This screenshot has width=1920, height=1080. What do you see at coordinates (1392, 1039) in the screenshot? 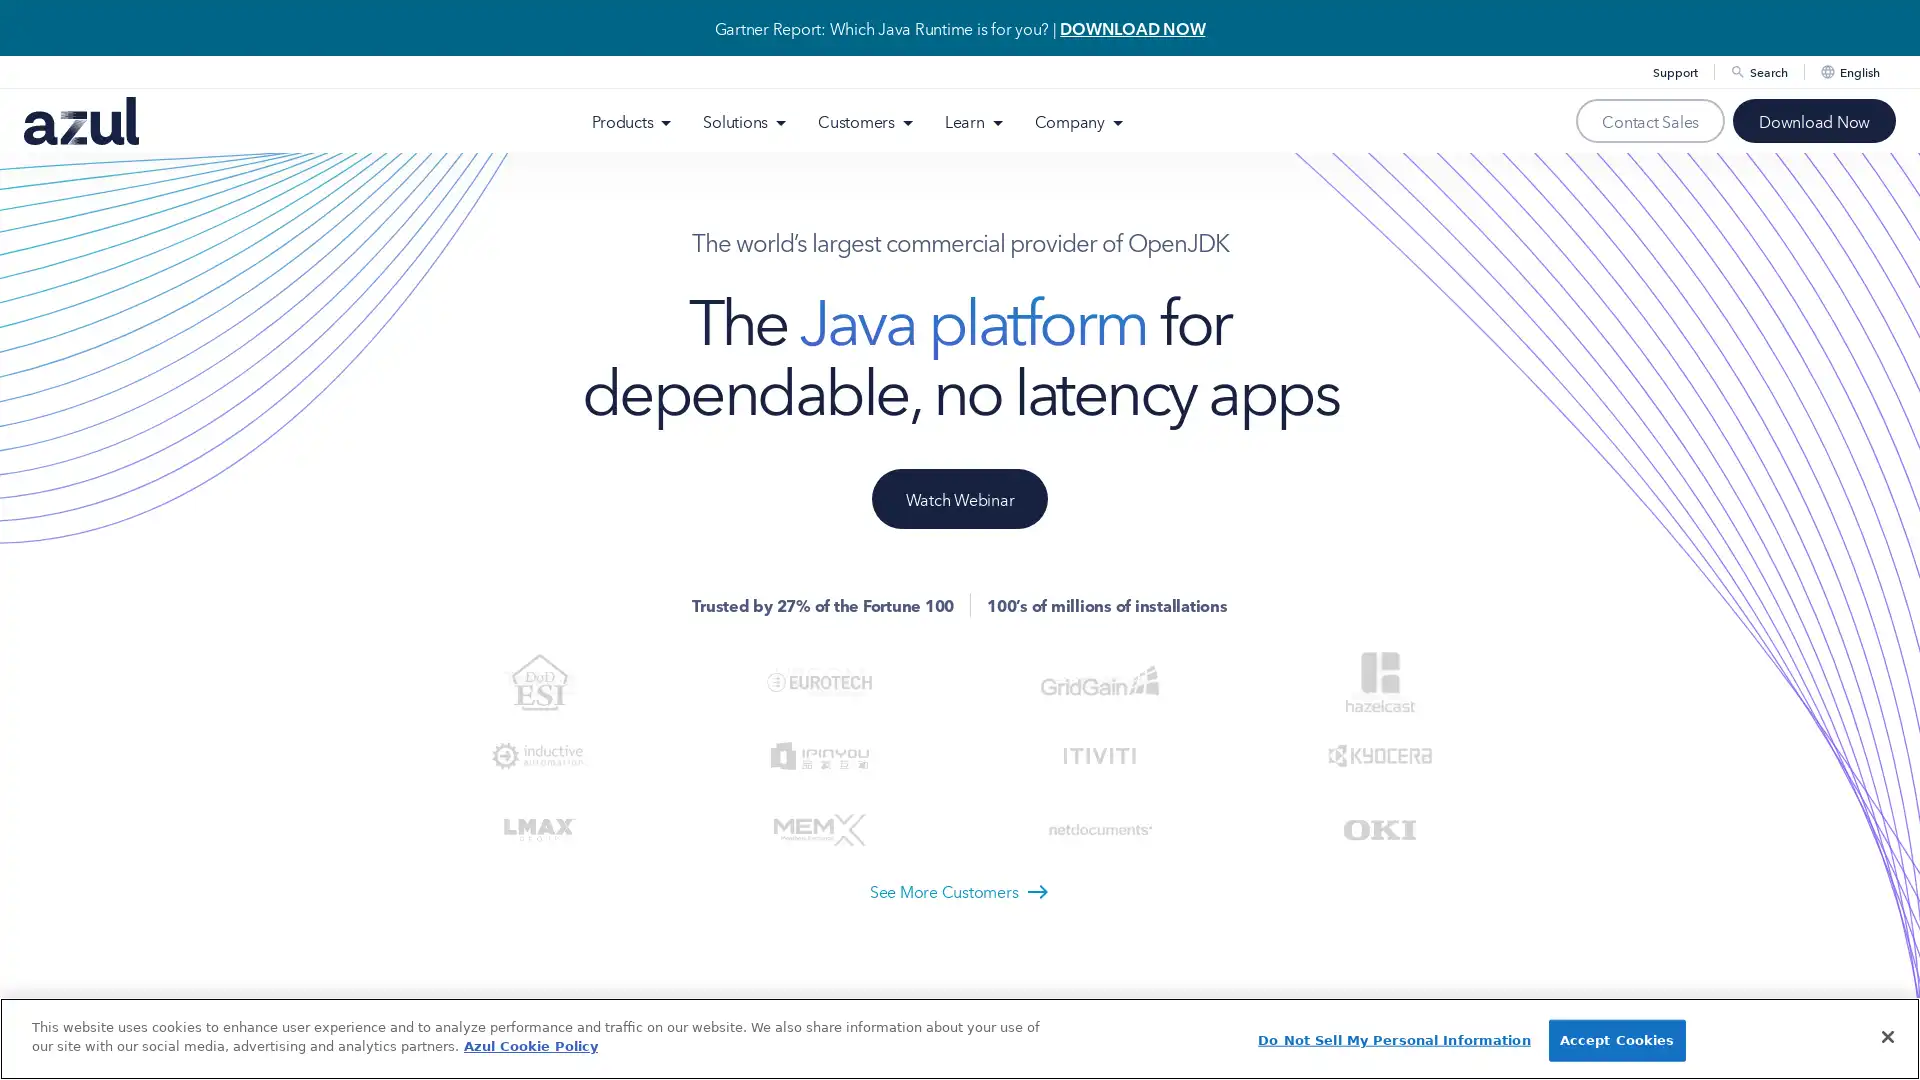
I see `Do Not Sell My Personal Information` at bounding box center [1392, 1039].